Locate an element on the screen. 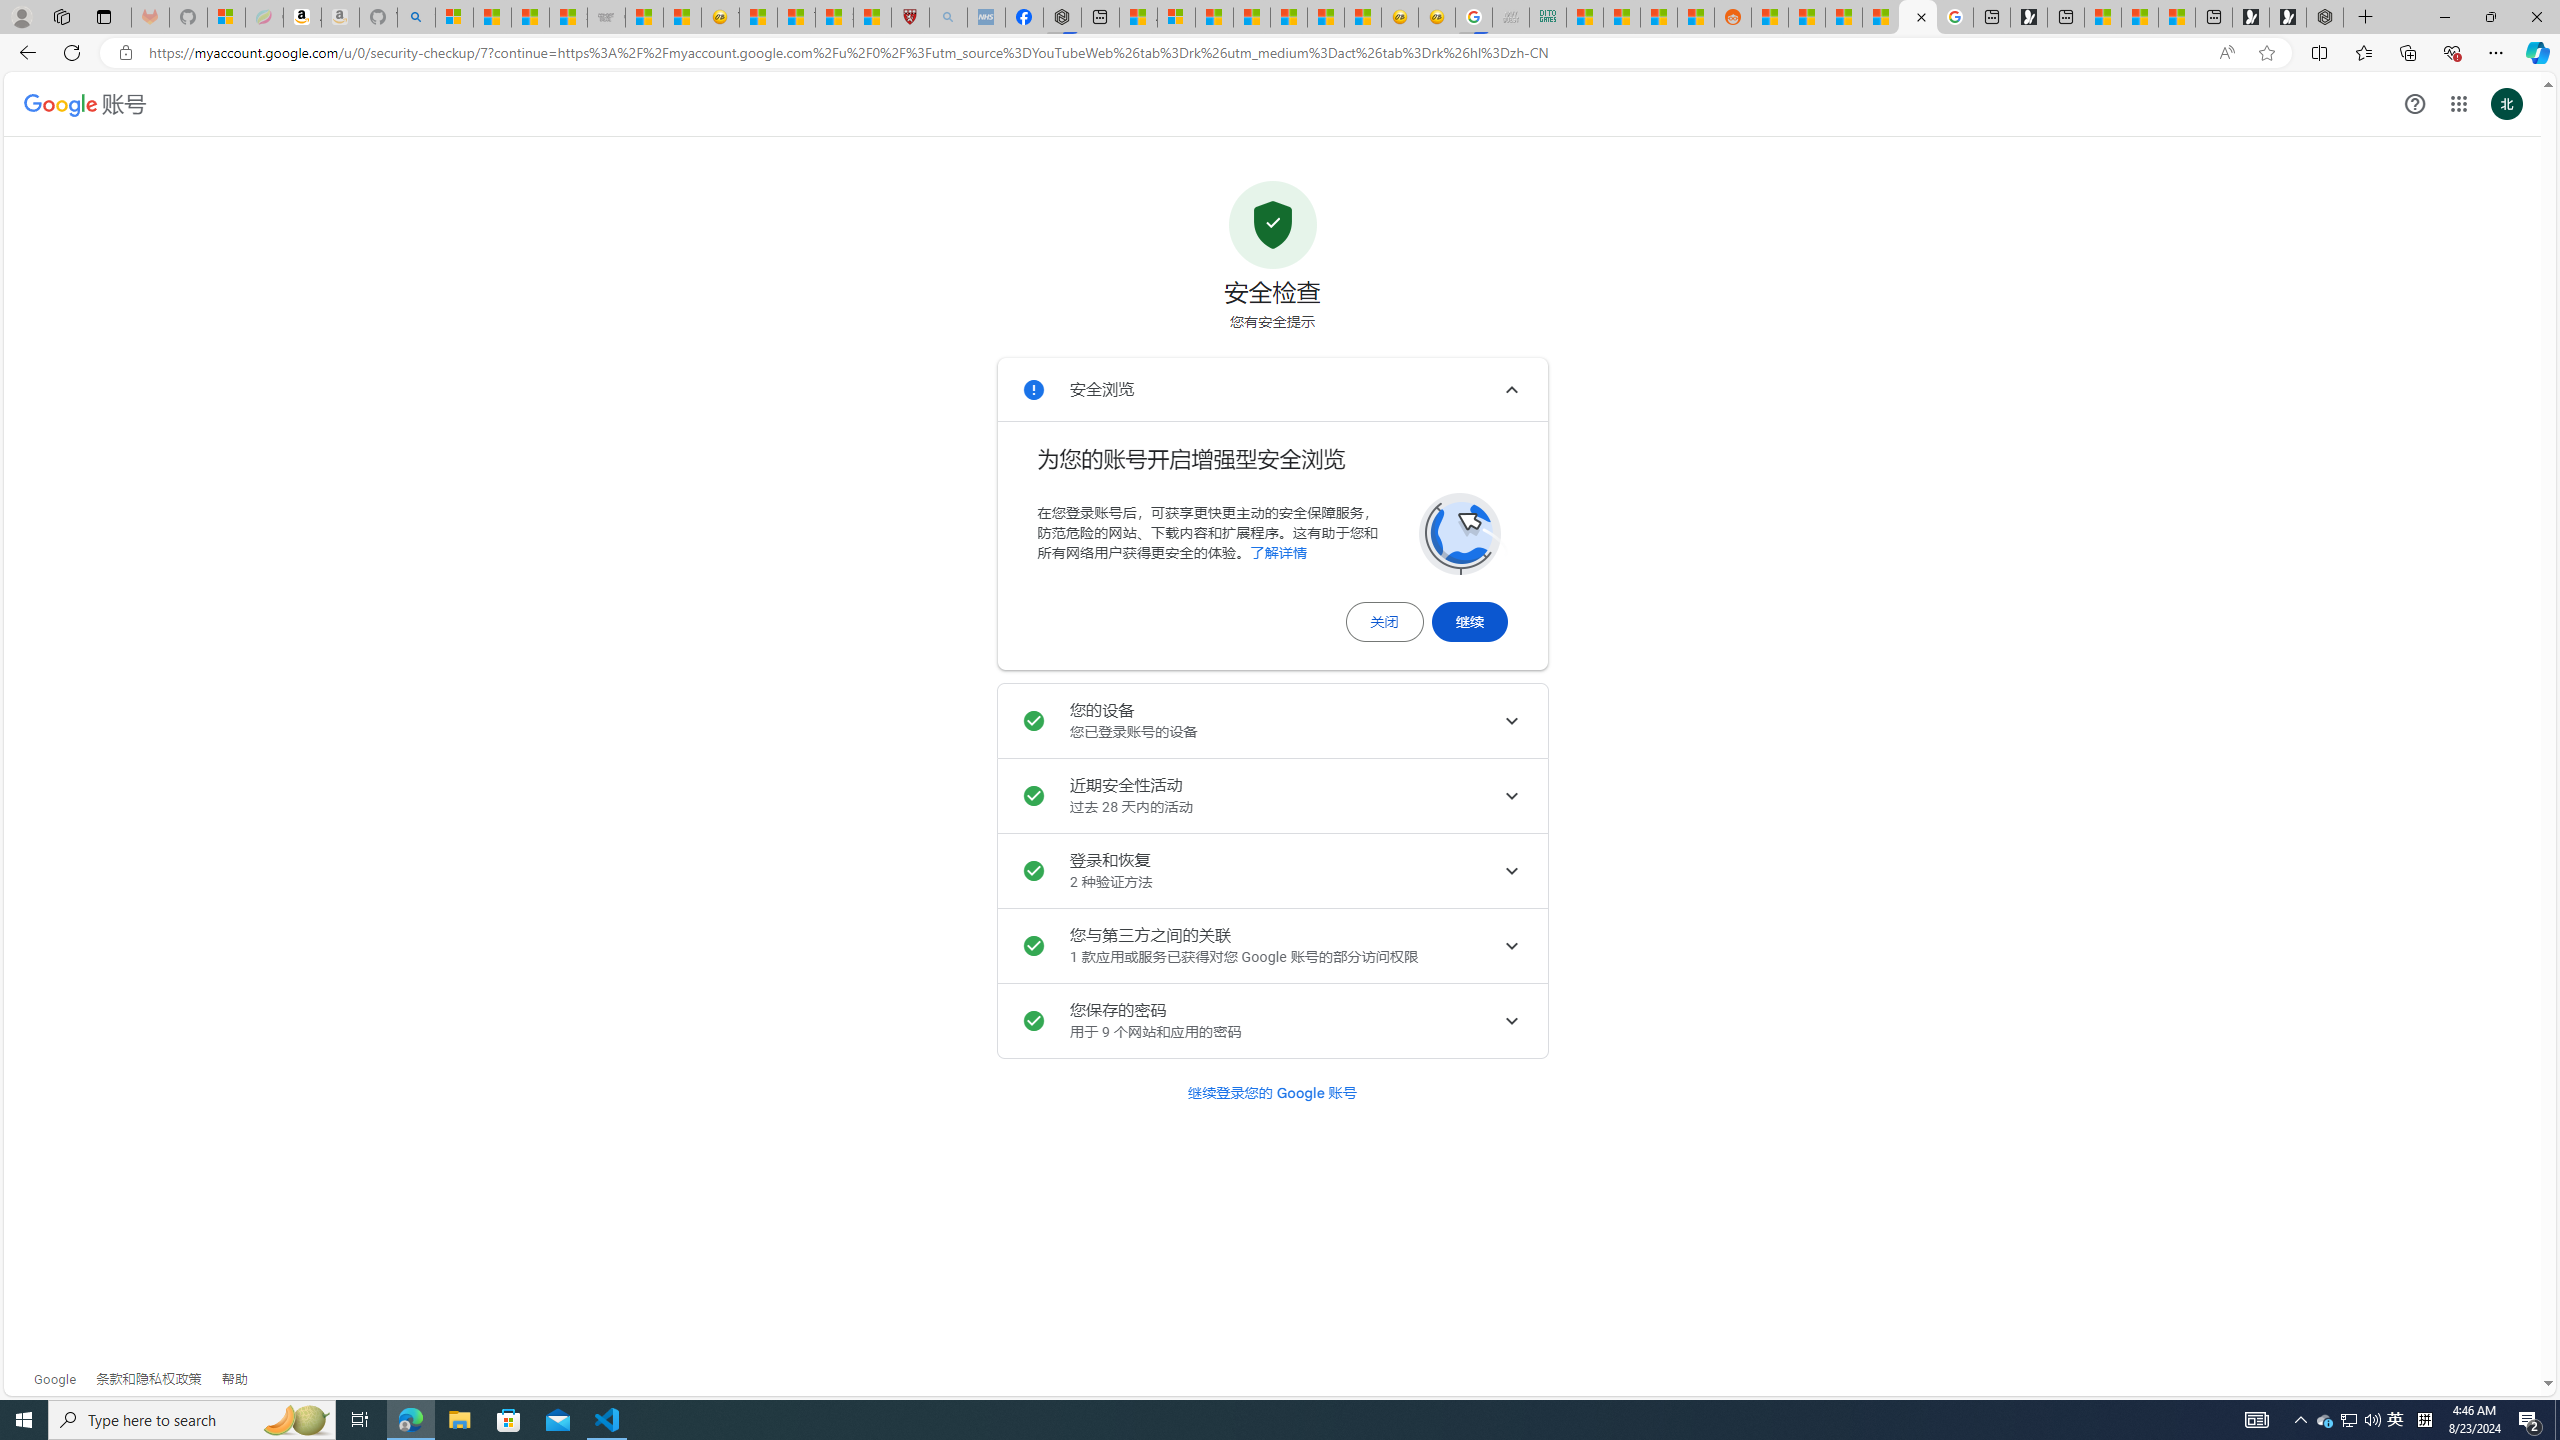 This screenshot has height=1440, width=2560. 'Class: gb_E' is located at coordinates (2458, 103).